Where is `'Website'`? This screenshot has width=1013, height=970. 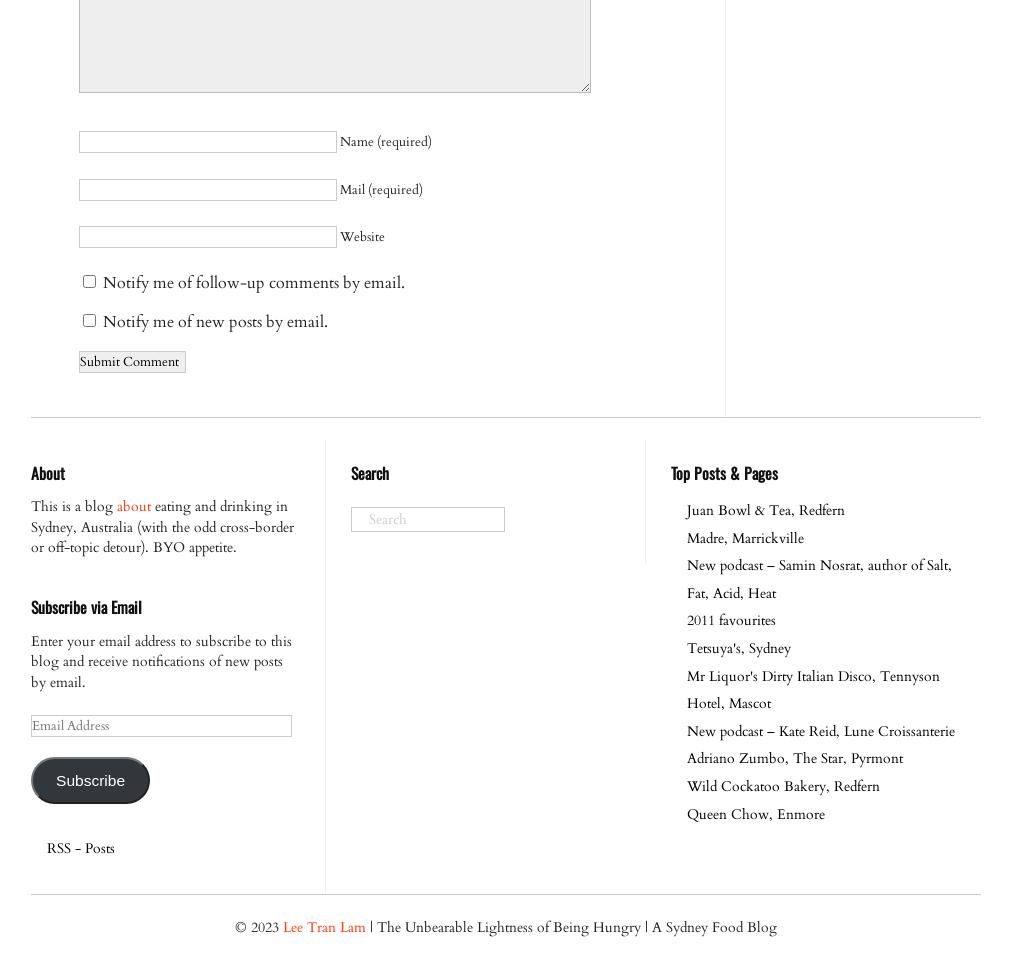
'Website' is located at coordinates (361, 236).